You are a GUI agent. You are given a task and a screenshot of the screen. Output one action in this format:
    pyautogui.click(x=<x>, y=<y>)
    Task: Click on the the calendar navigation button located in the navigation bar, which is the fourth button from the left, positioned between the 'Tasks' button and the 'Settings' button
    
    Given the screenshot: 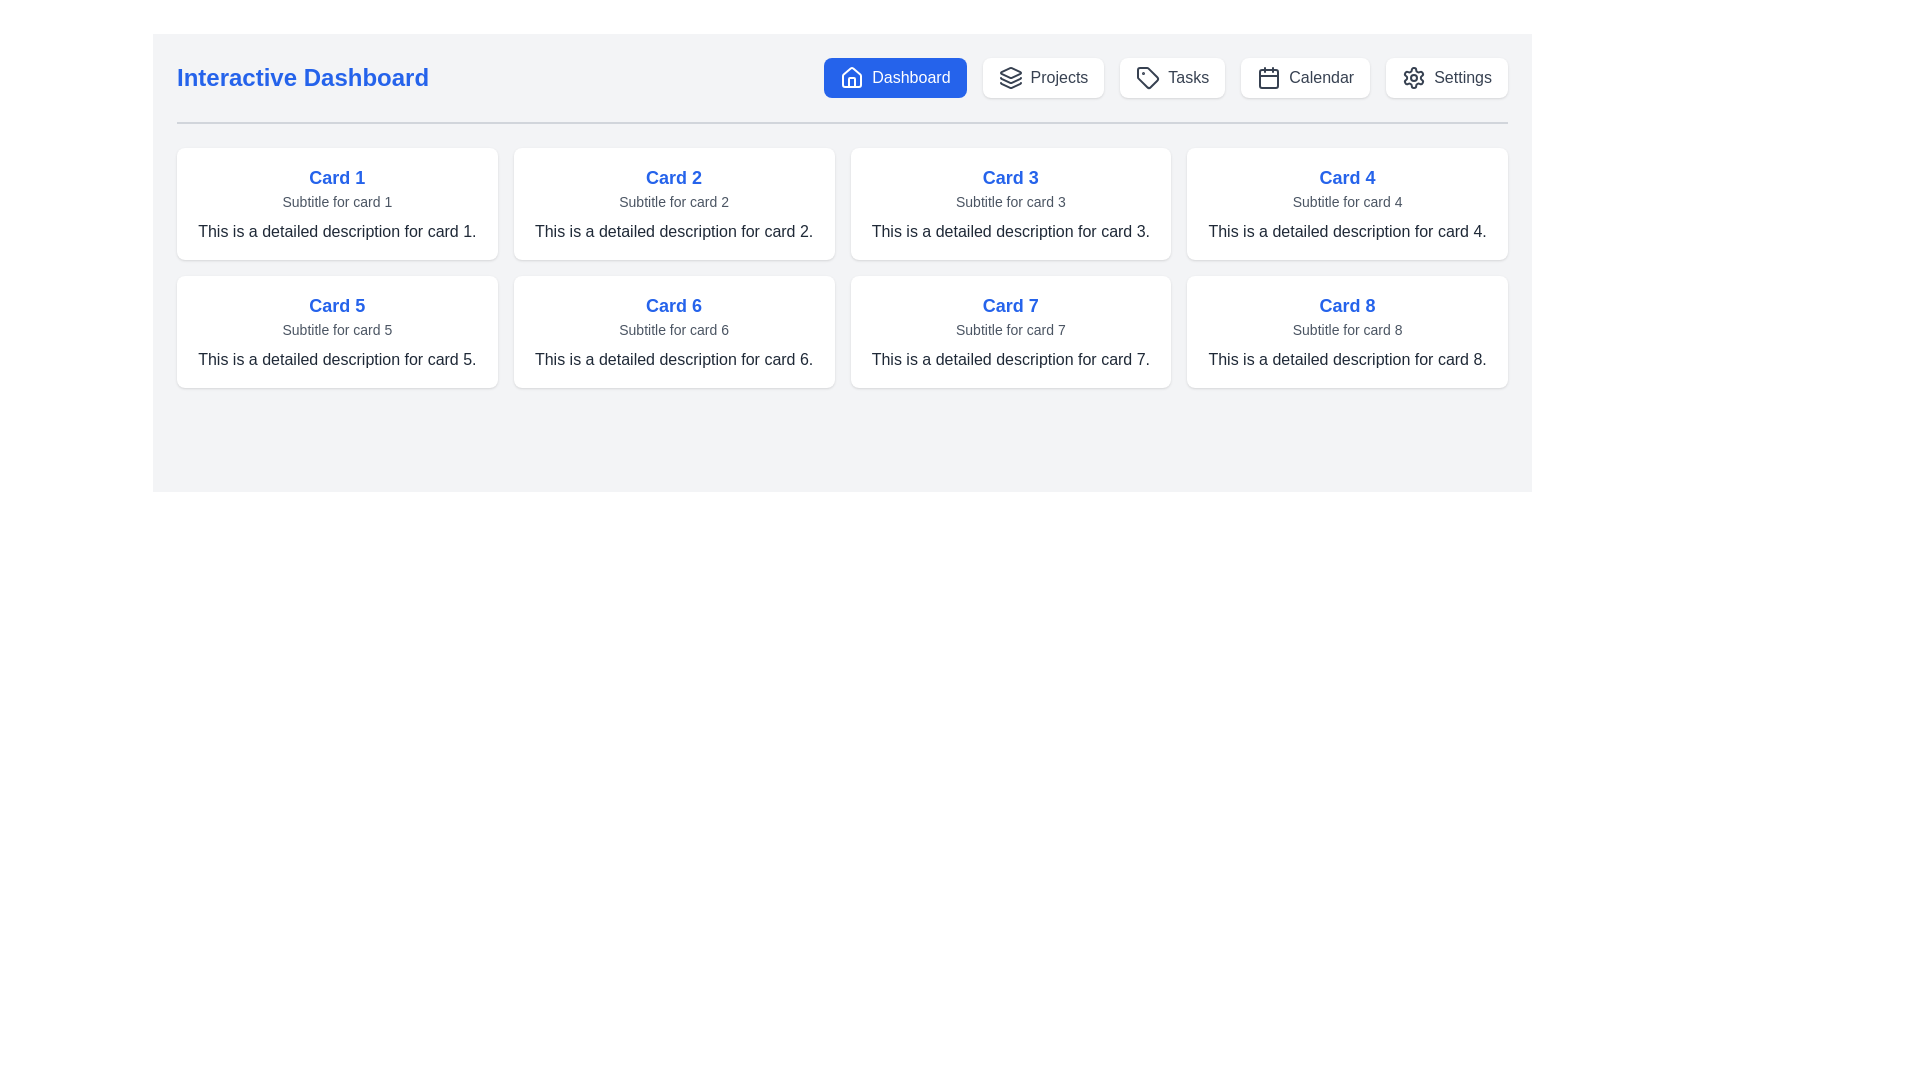 What is the action you would take?
    pyautogui.click(x=1305, y=76)
    